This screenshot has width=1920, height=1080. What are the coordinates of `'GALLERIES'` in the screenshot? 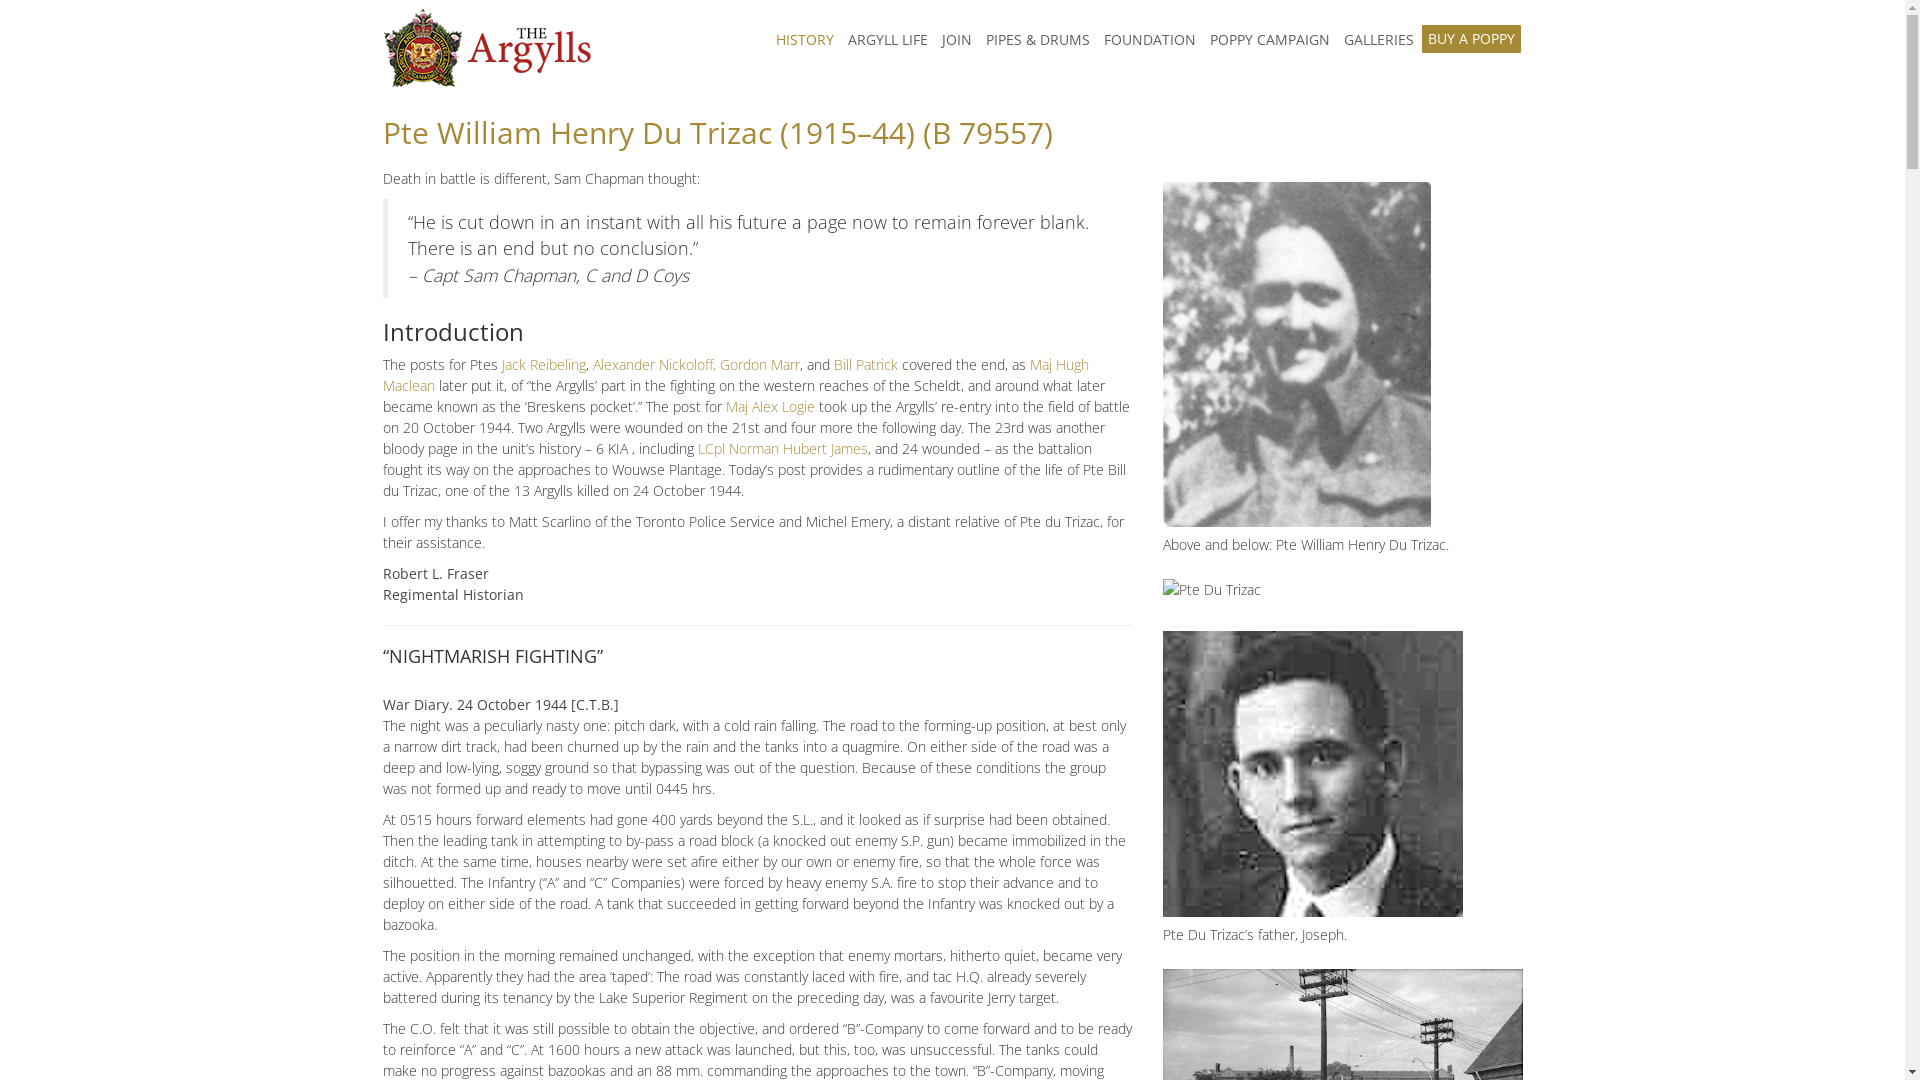 It's located at (1376, 39).